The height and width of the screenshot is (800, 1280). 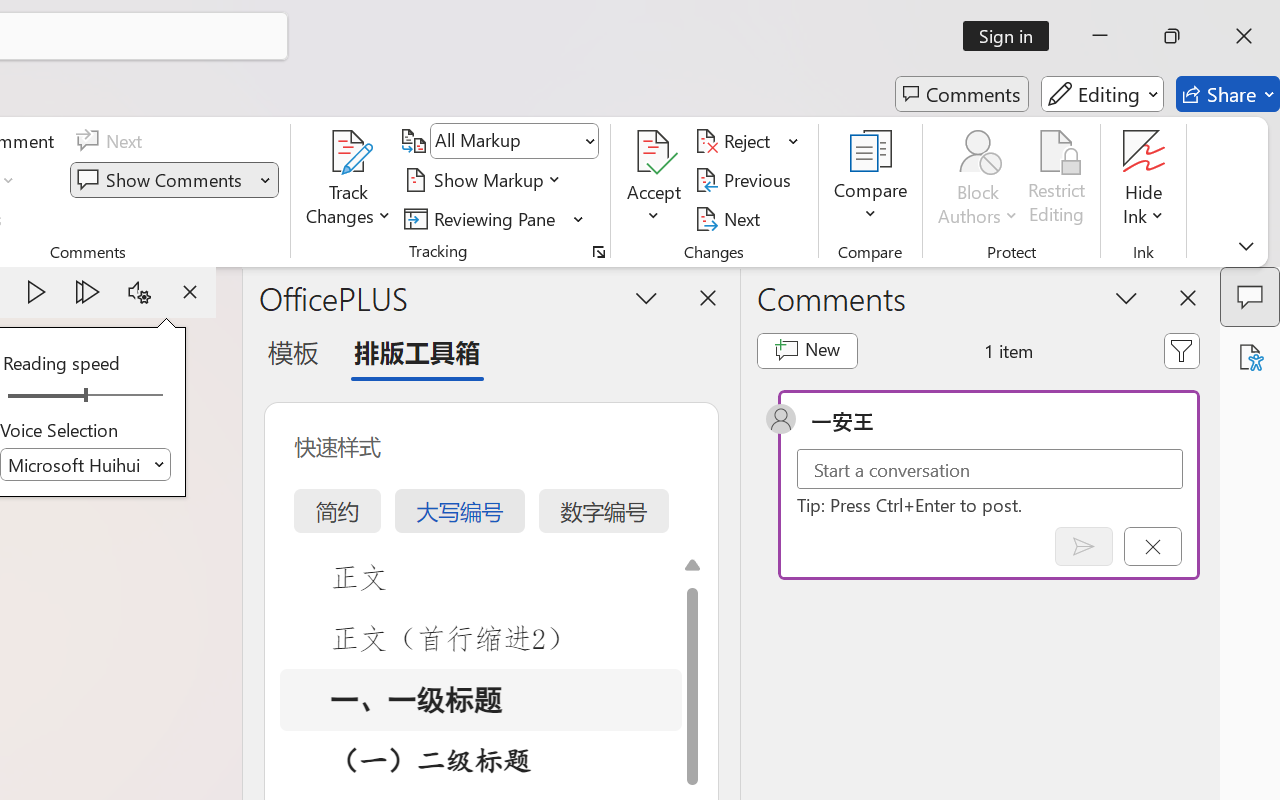 I want to click on 'Start a conversation', so click(x=990, y=469).